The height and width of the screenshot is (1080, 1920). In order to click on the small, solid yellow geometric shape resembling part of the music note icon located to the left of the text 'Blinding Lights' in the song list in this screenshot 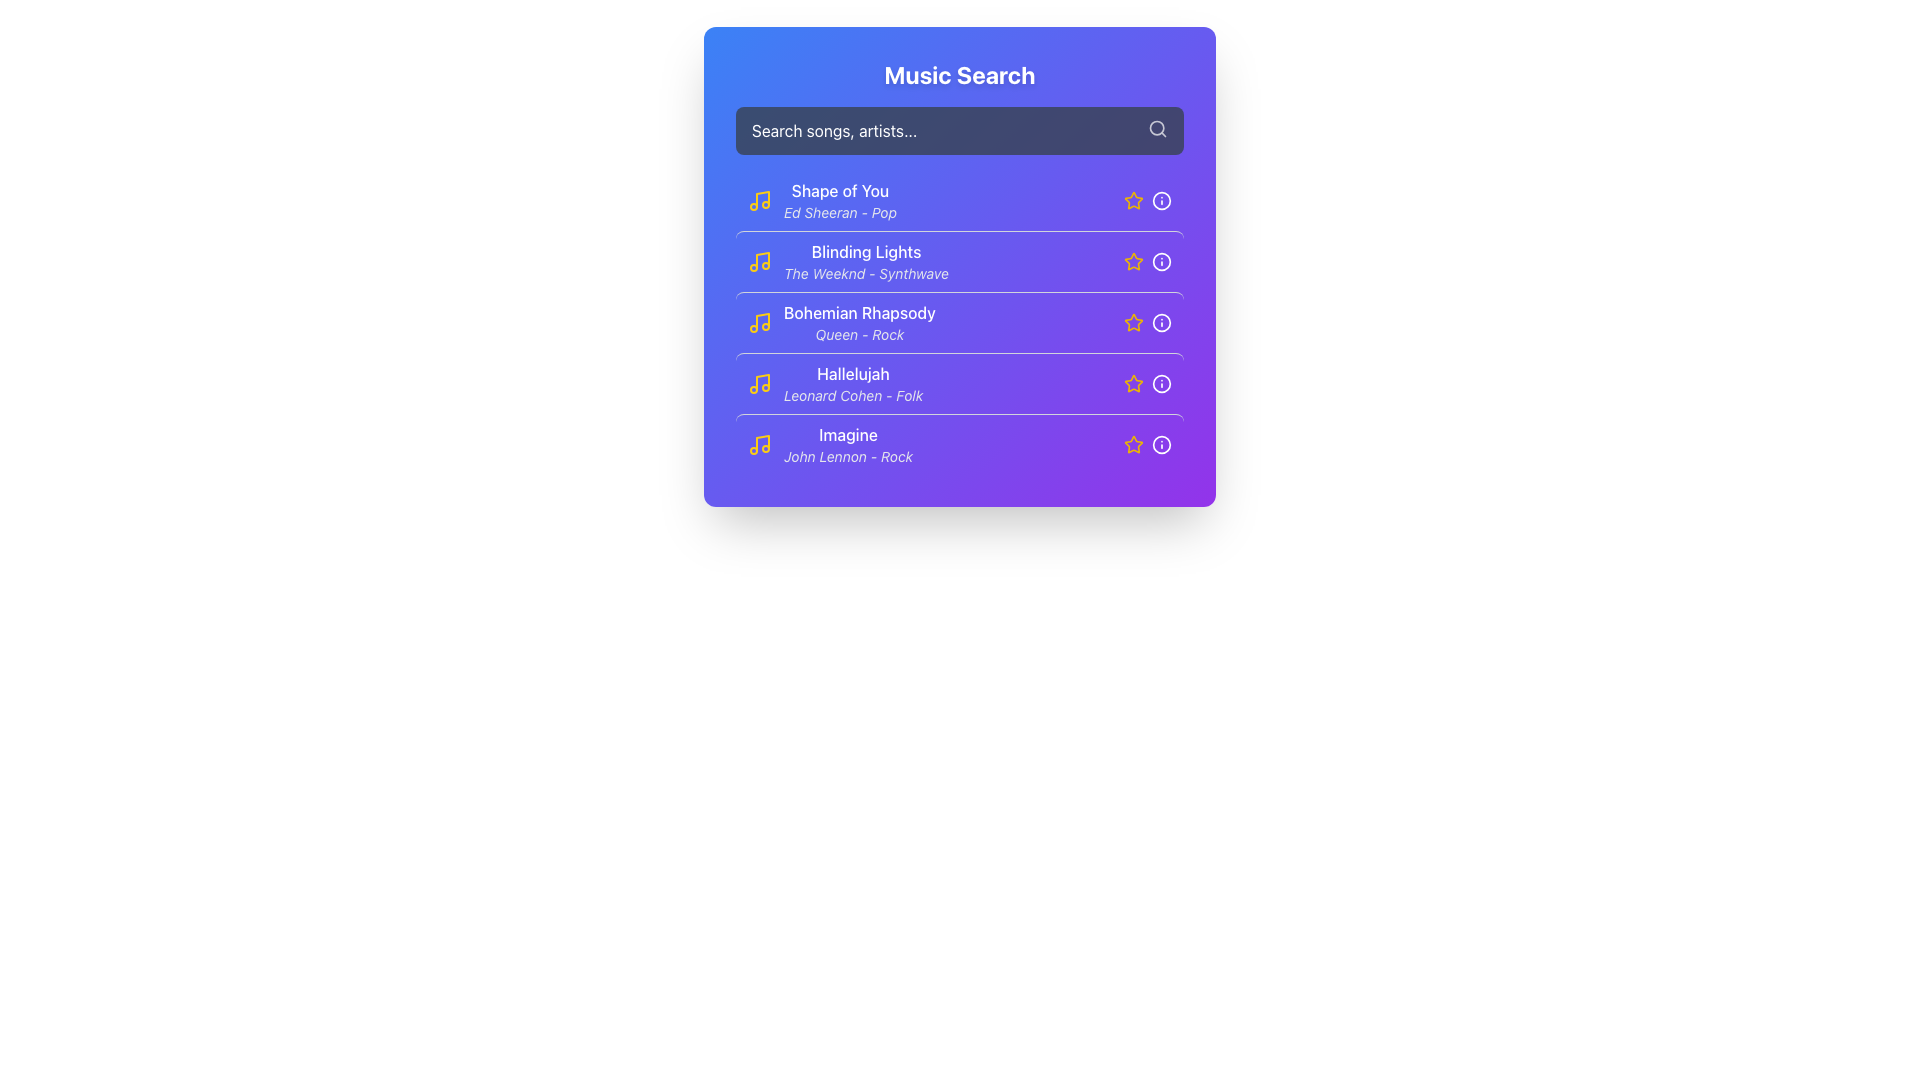, I will do `click(762, 258)`.